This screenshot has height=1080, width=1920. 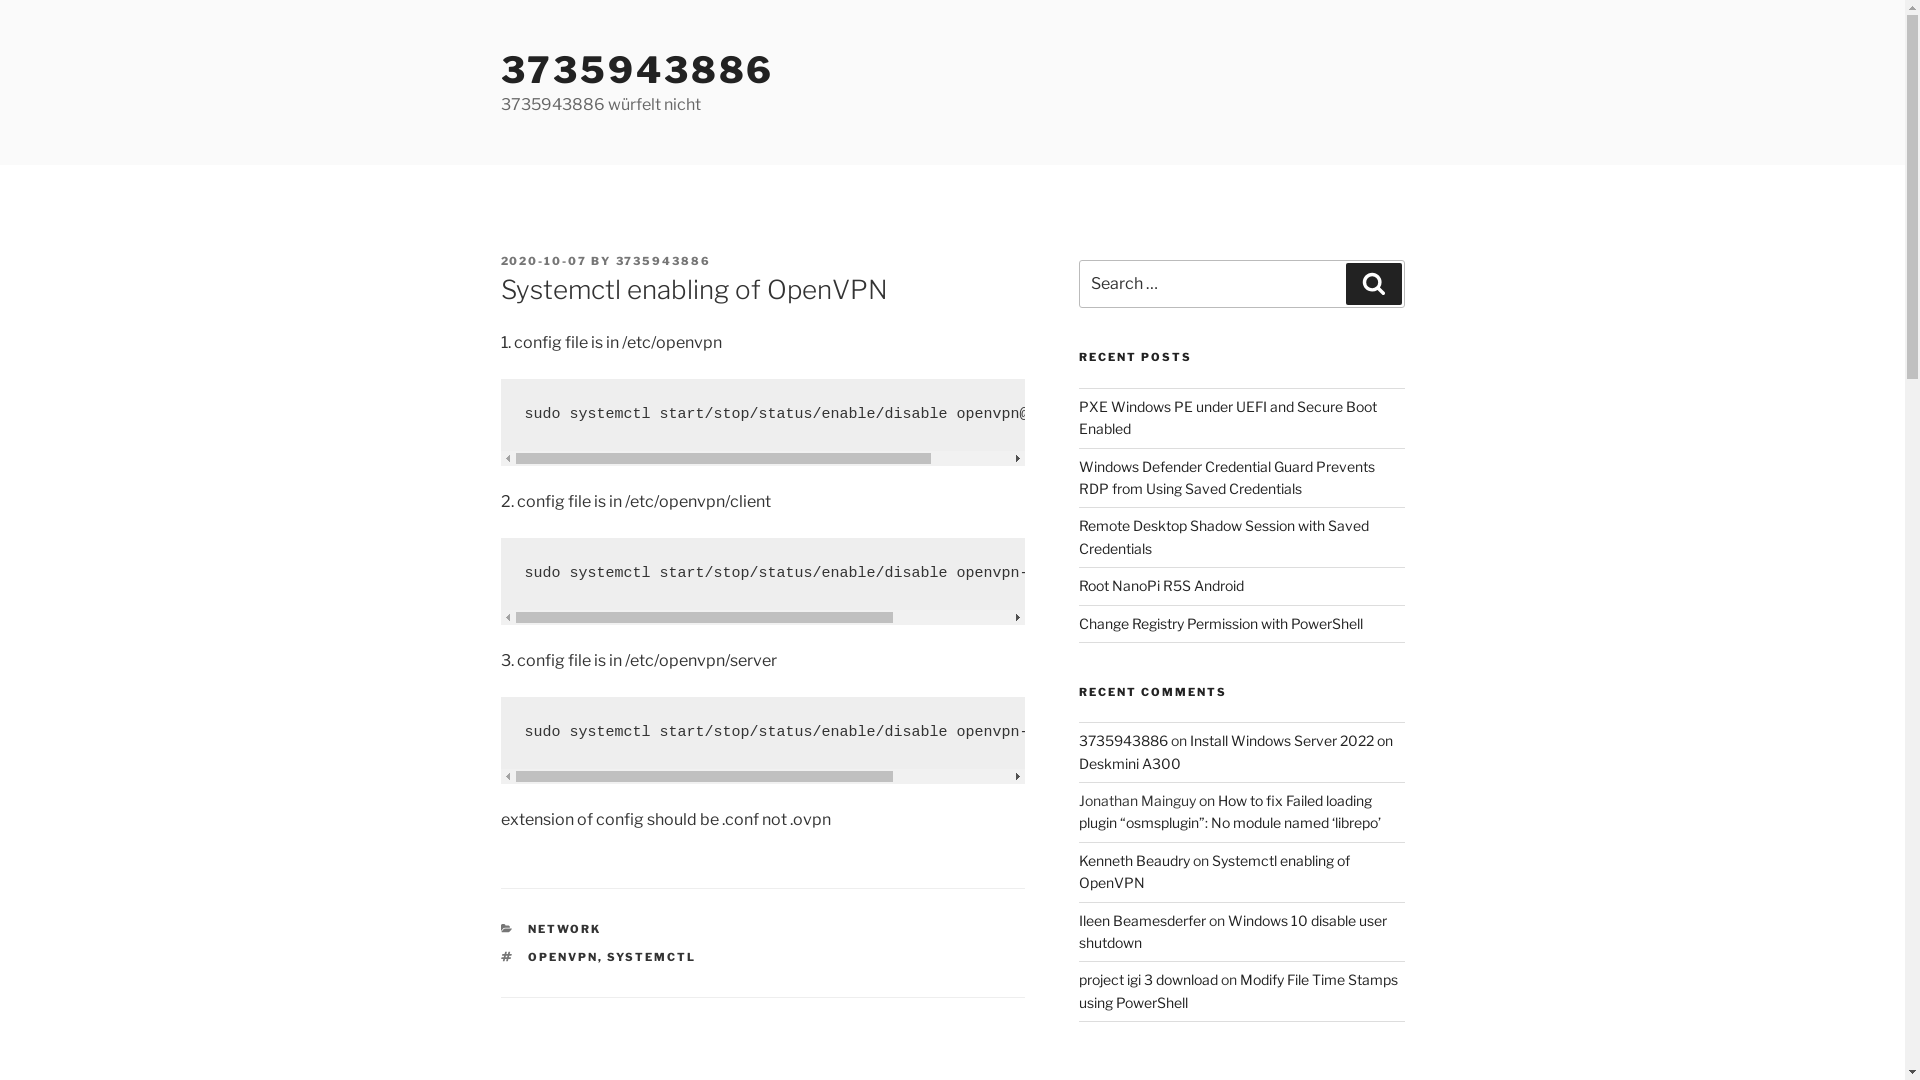 I want to click on 'SYSTEMCTL', so click(x=651, y=955).